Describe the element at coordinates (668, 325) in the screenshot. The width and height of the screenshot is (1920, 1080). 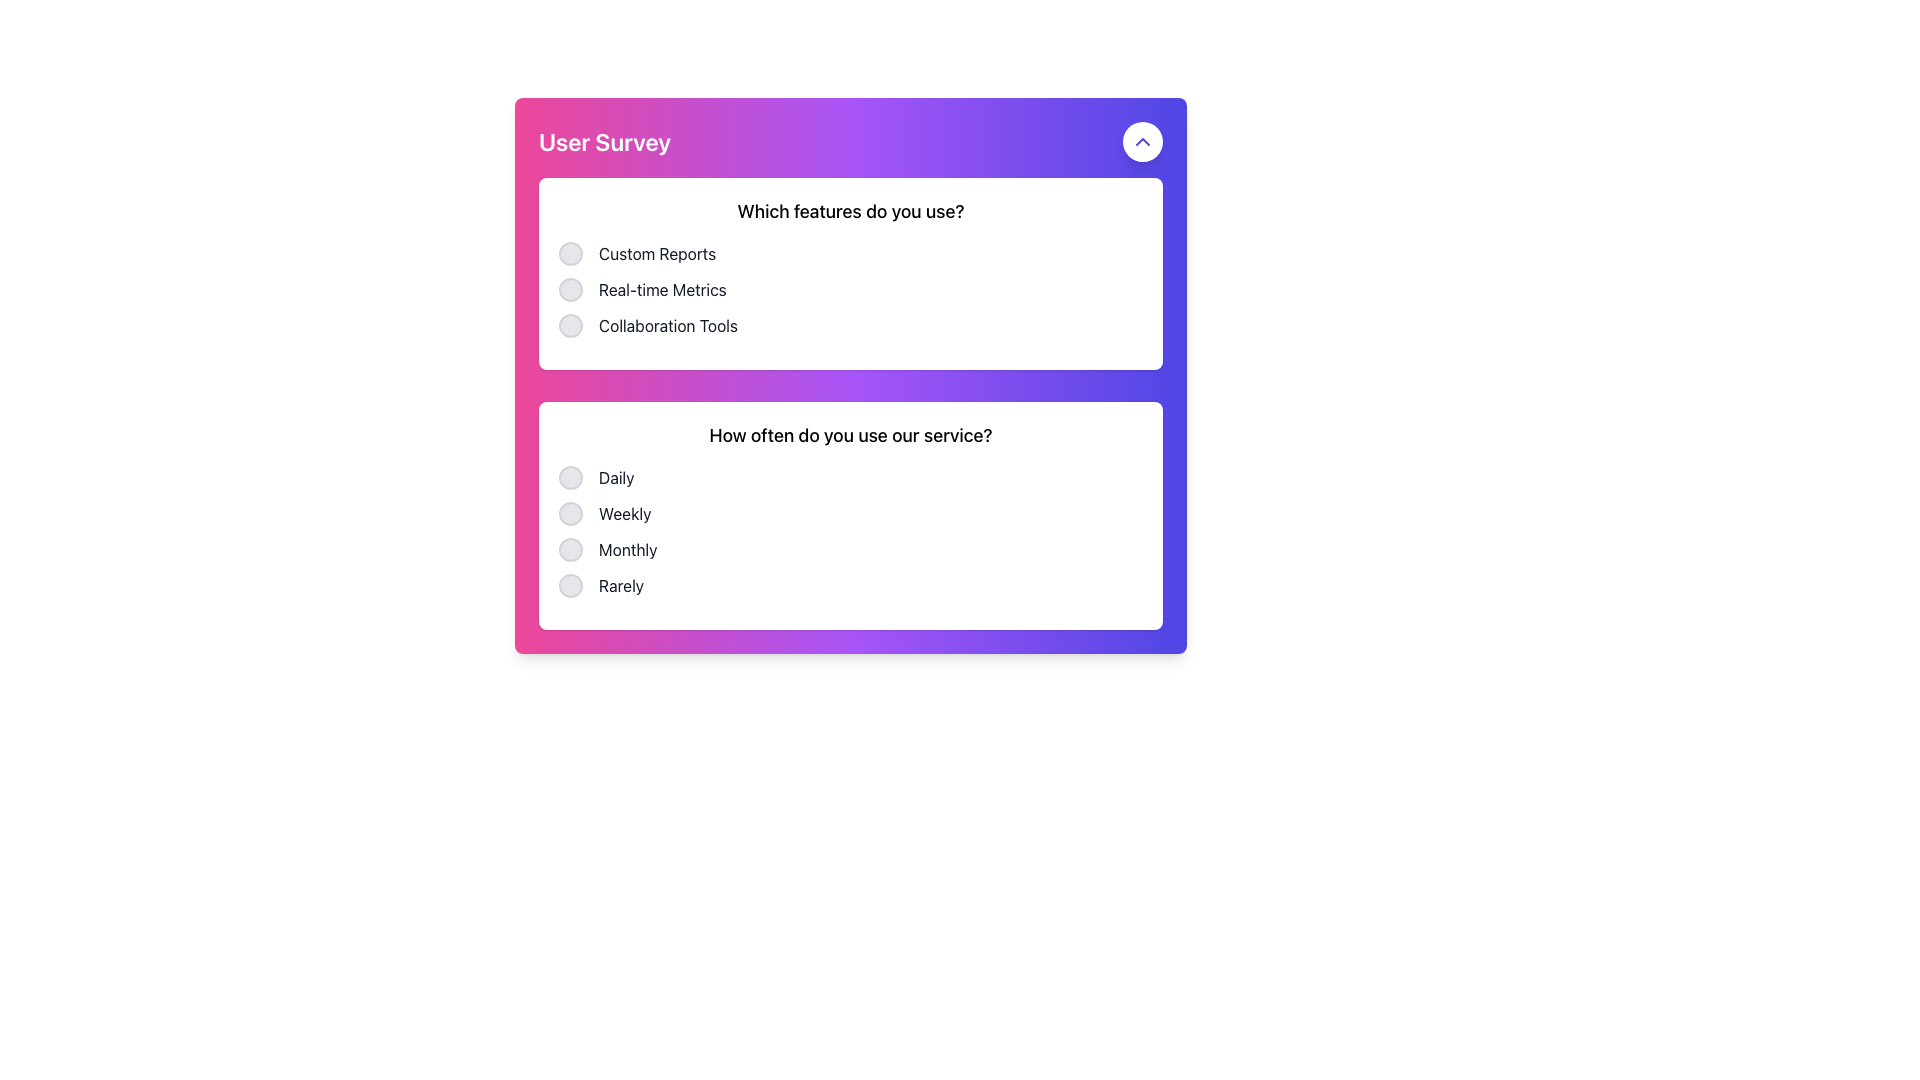
I see `the 'Collaboration Tools' text label, which is styled in gray and is the third option under 'Which features do you use?'` at that location.